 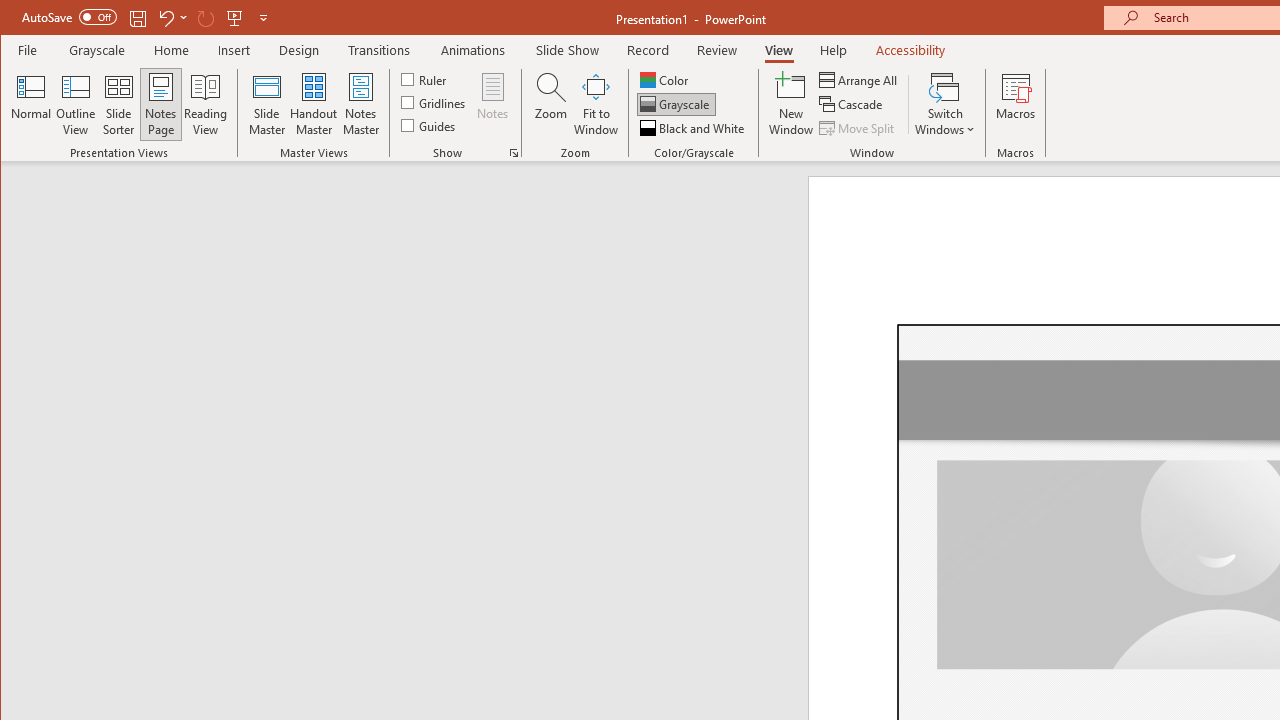 What do you see at coordinates (313, 104) in the screenshot?
I see `'Handout Master'` at bounding box center [313, 104].